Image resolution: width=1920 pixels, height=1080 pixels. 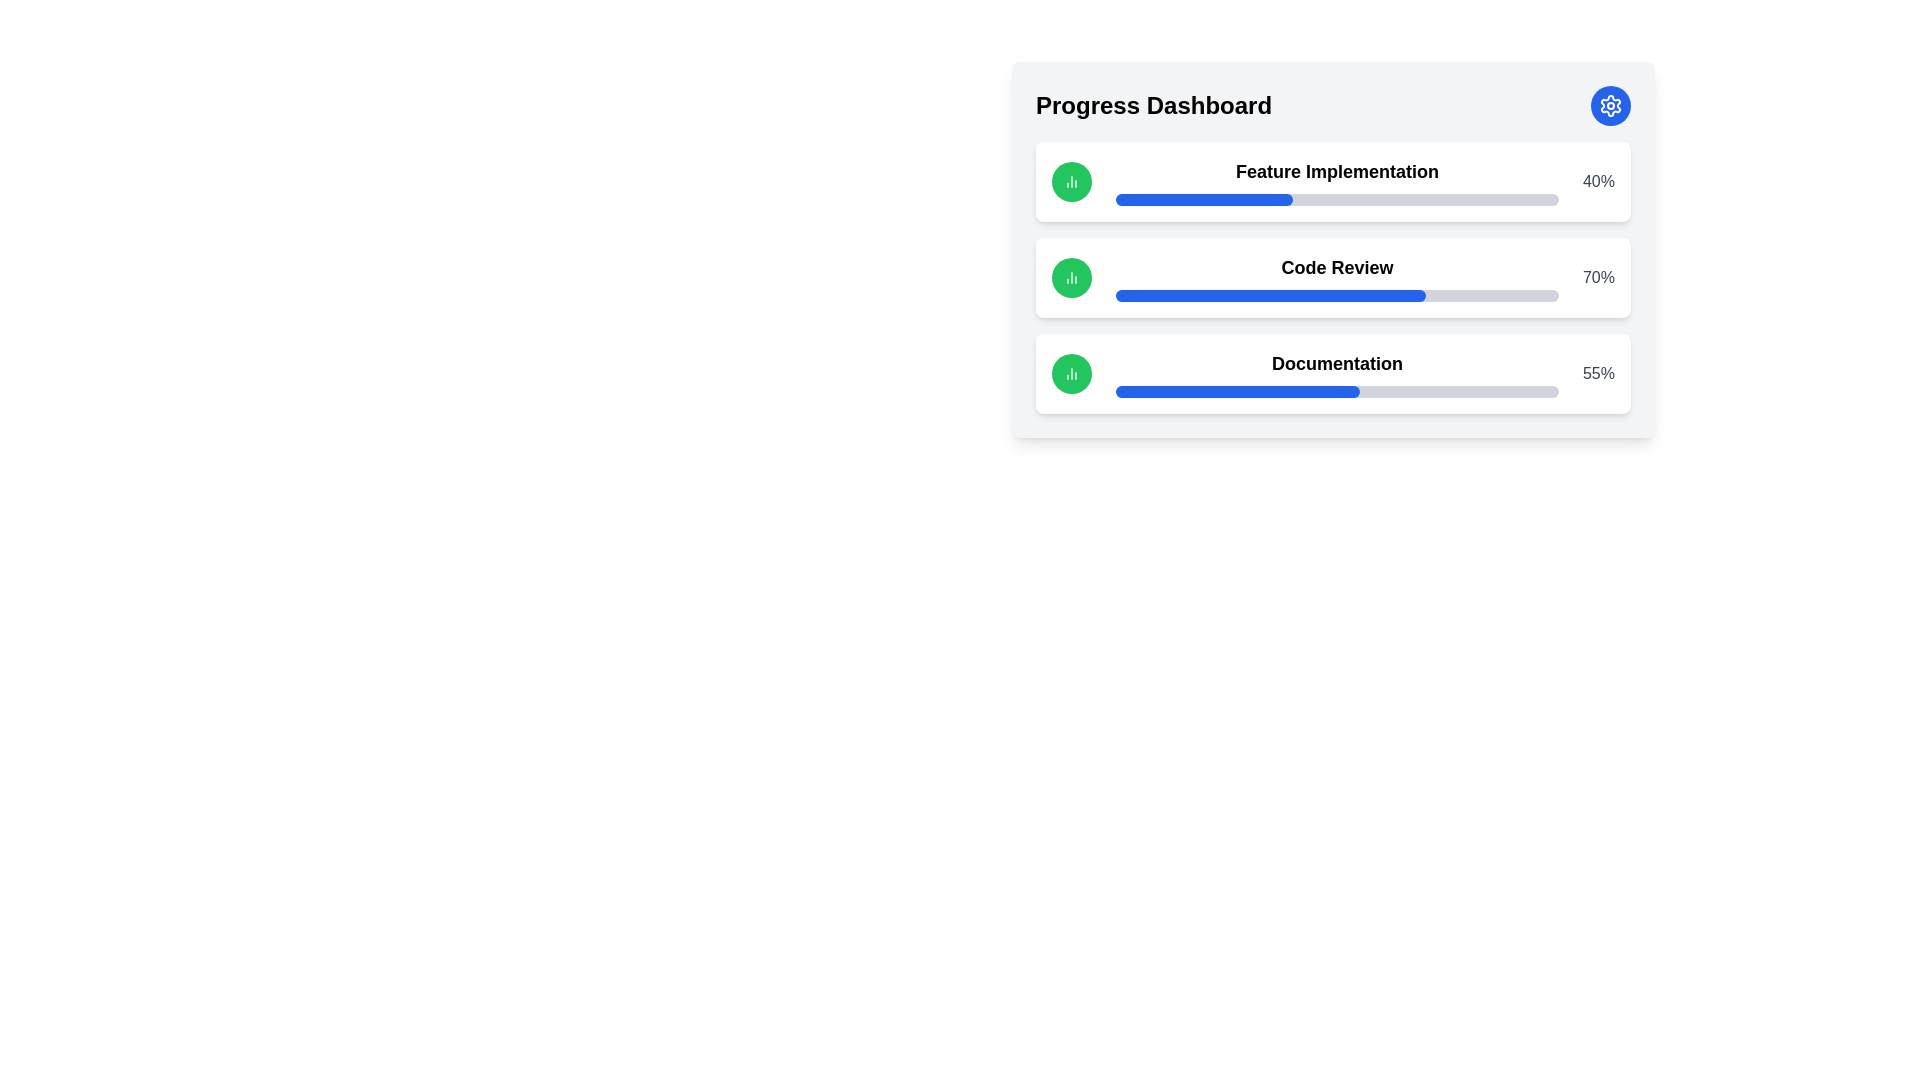 I want to click on the progress bar representing 40% completion for 'Feature Implementation', so click(x=1203, y=200).